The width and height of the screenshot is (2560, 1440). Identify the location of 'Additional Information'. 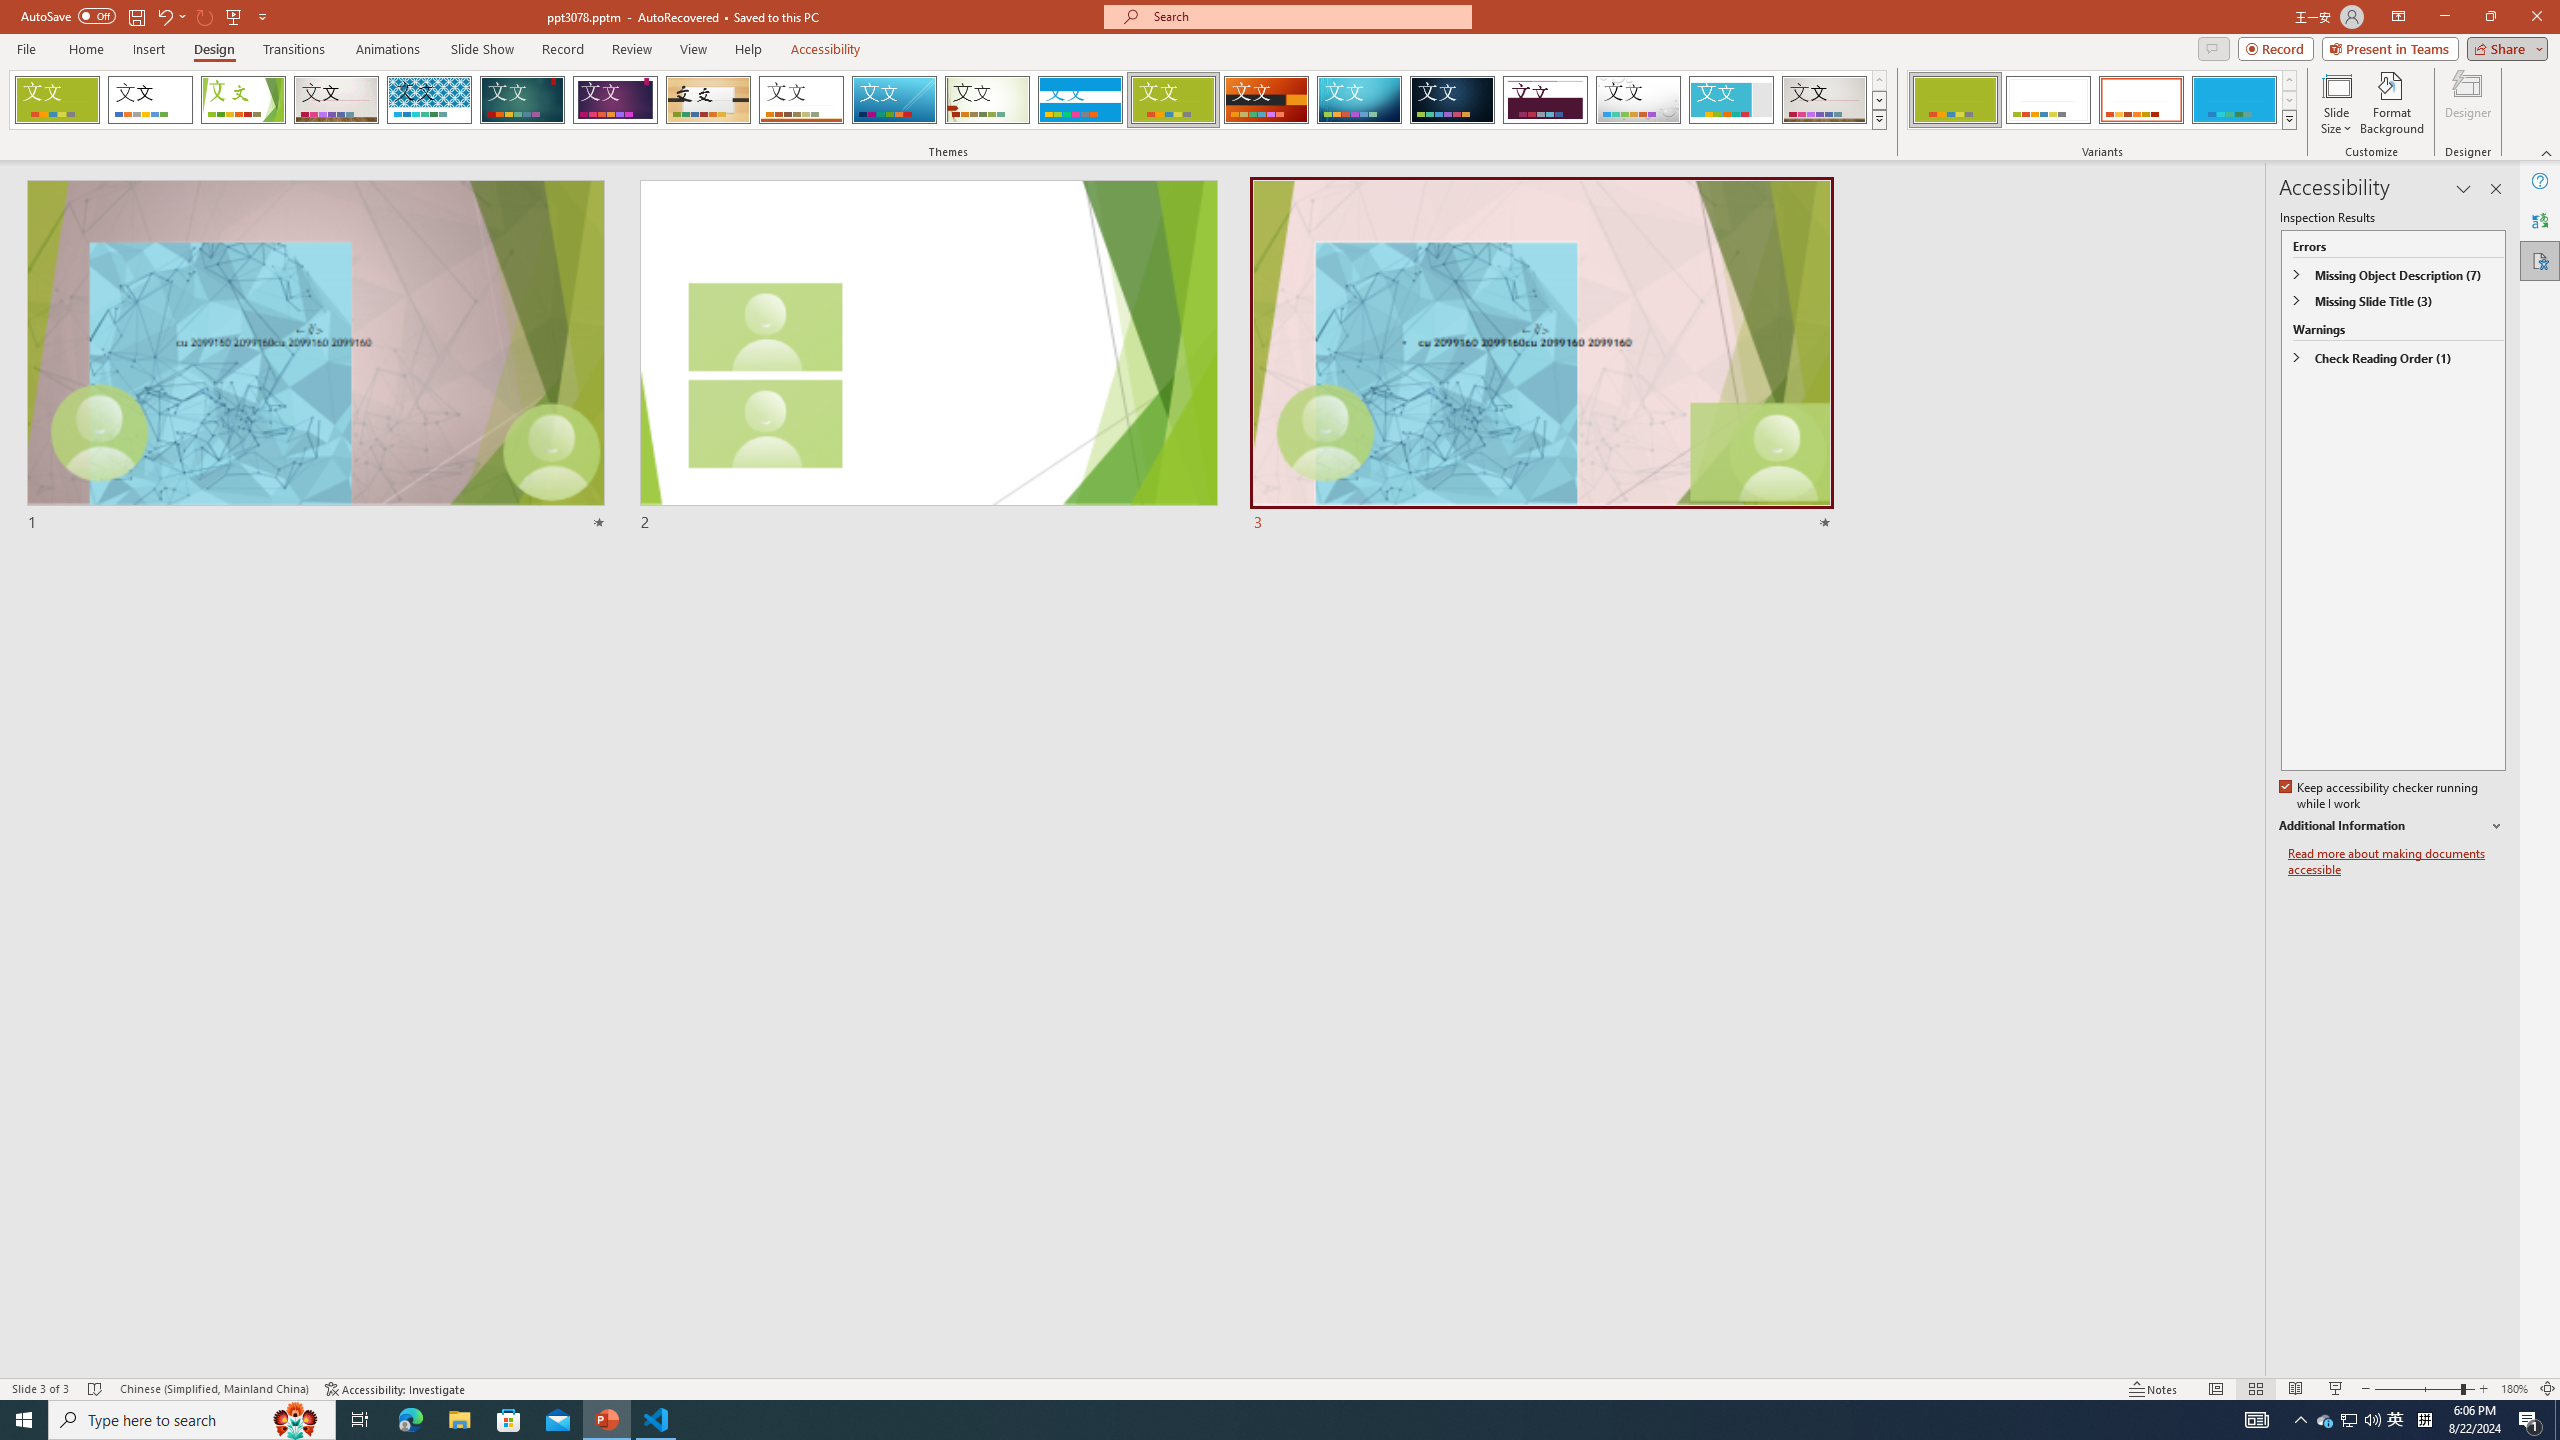
(2392, 826).